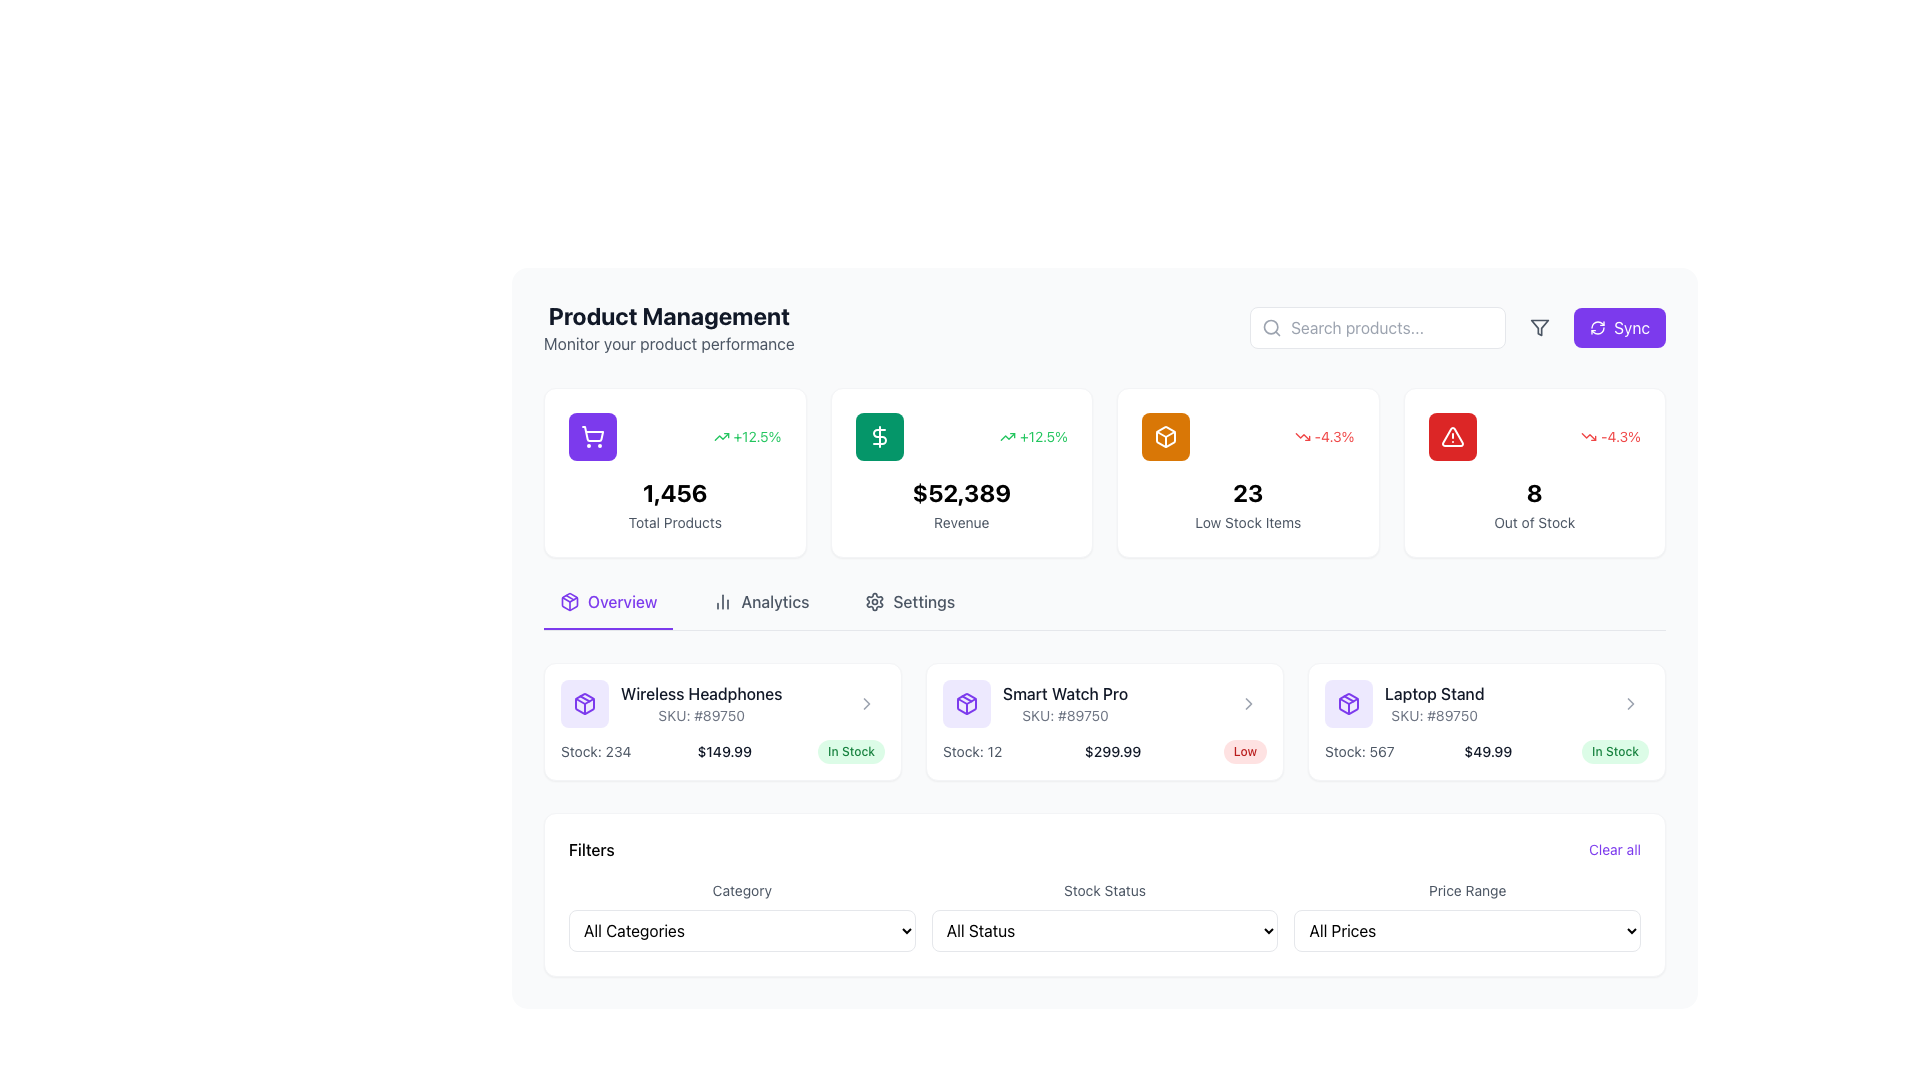 The image size is (1920, 1080). I want to click on the static text label displaying the price of the product located within the card labeled 'Wireless Headphones', positioned below the 'Stock: 234' label and above the 'In Stock' chip, so click(723, 752).